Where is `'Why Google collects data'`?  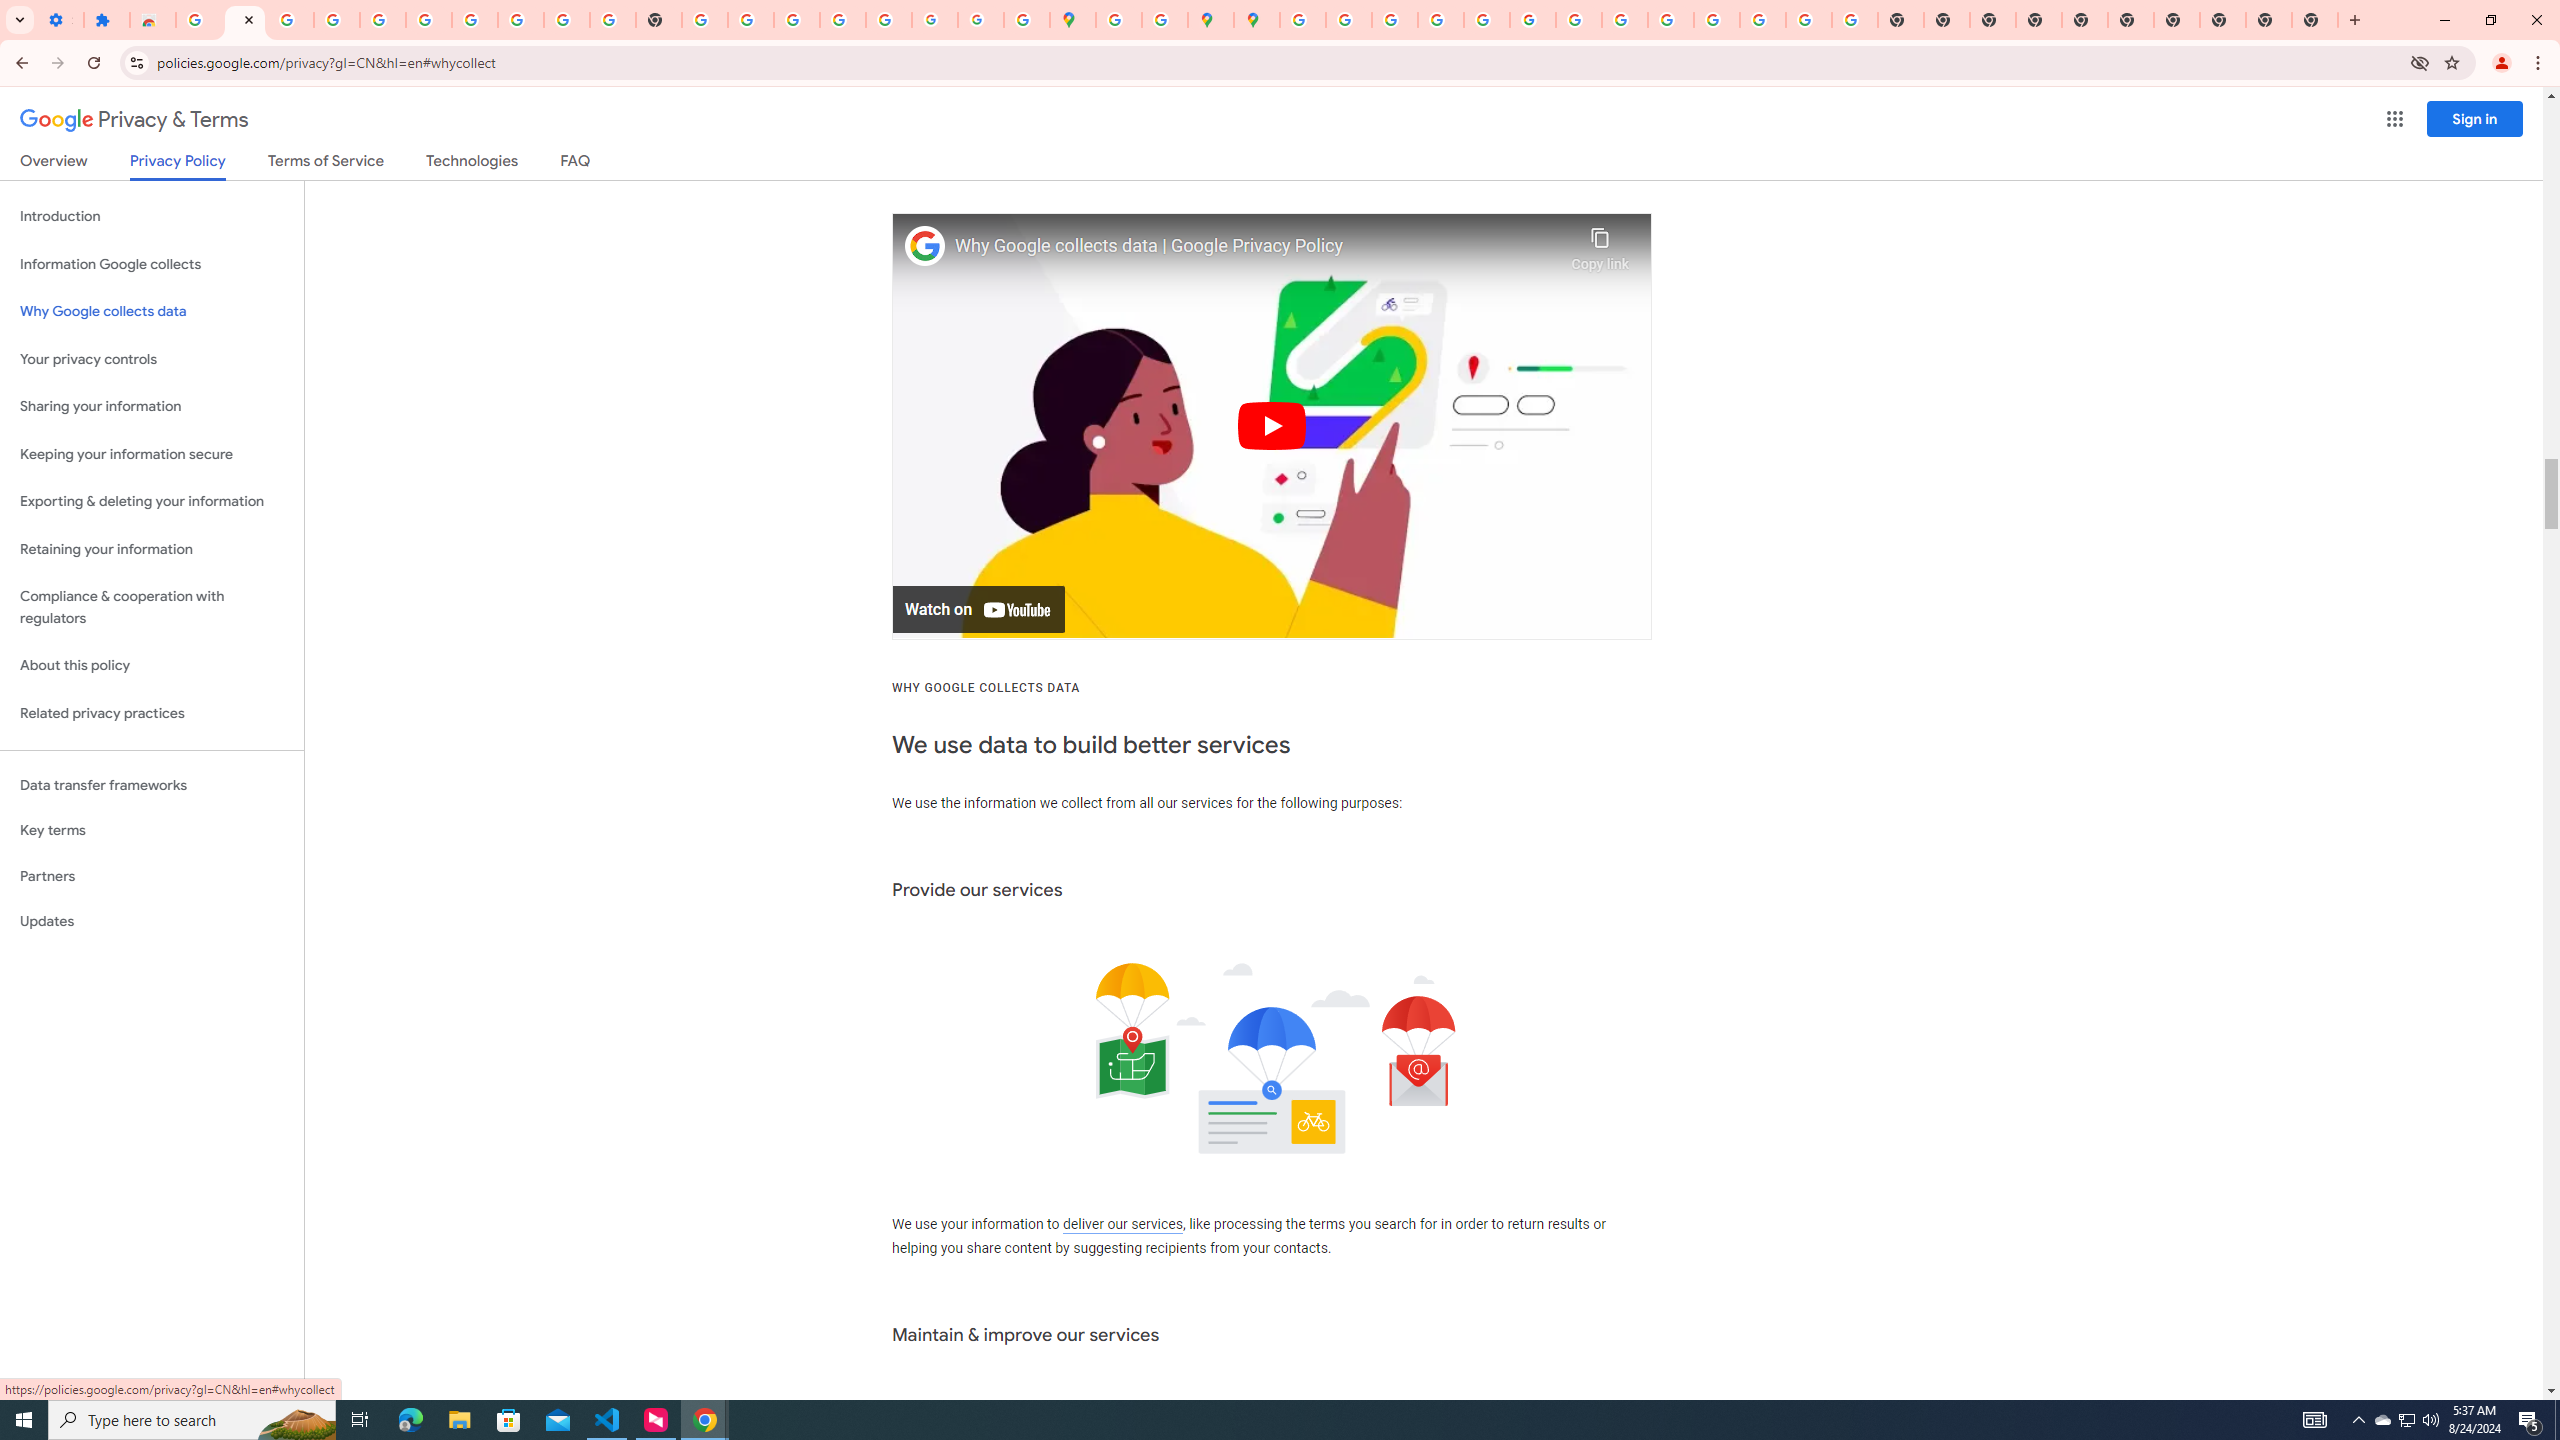 'Why Google collects data' is located at coordinates (151, 310).